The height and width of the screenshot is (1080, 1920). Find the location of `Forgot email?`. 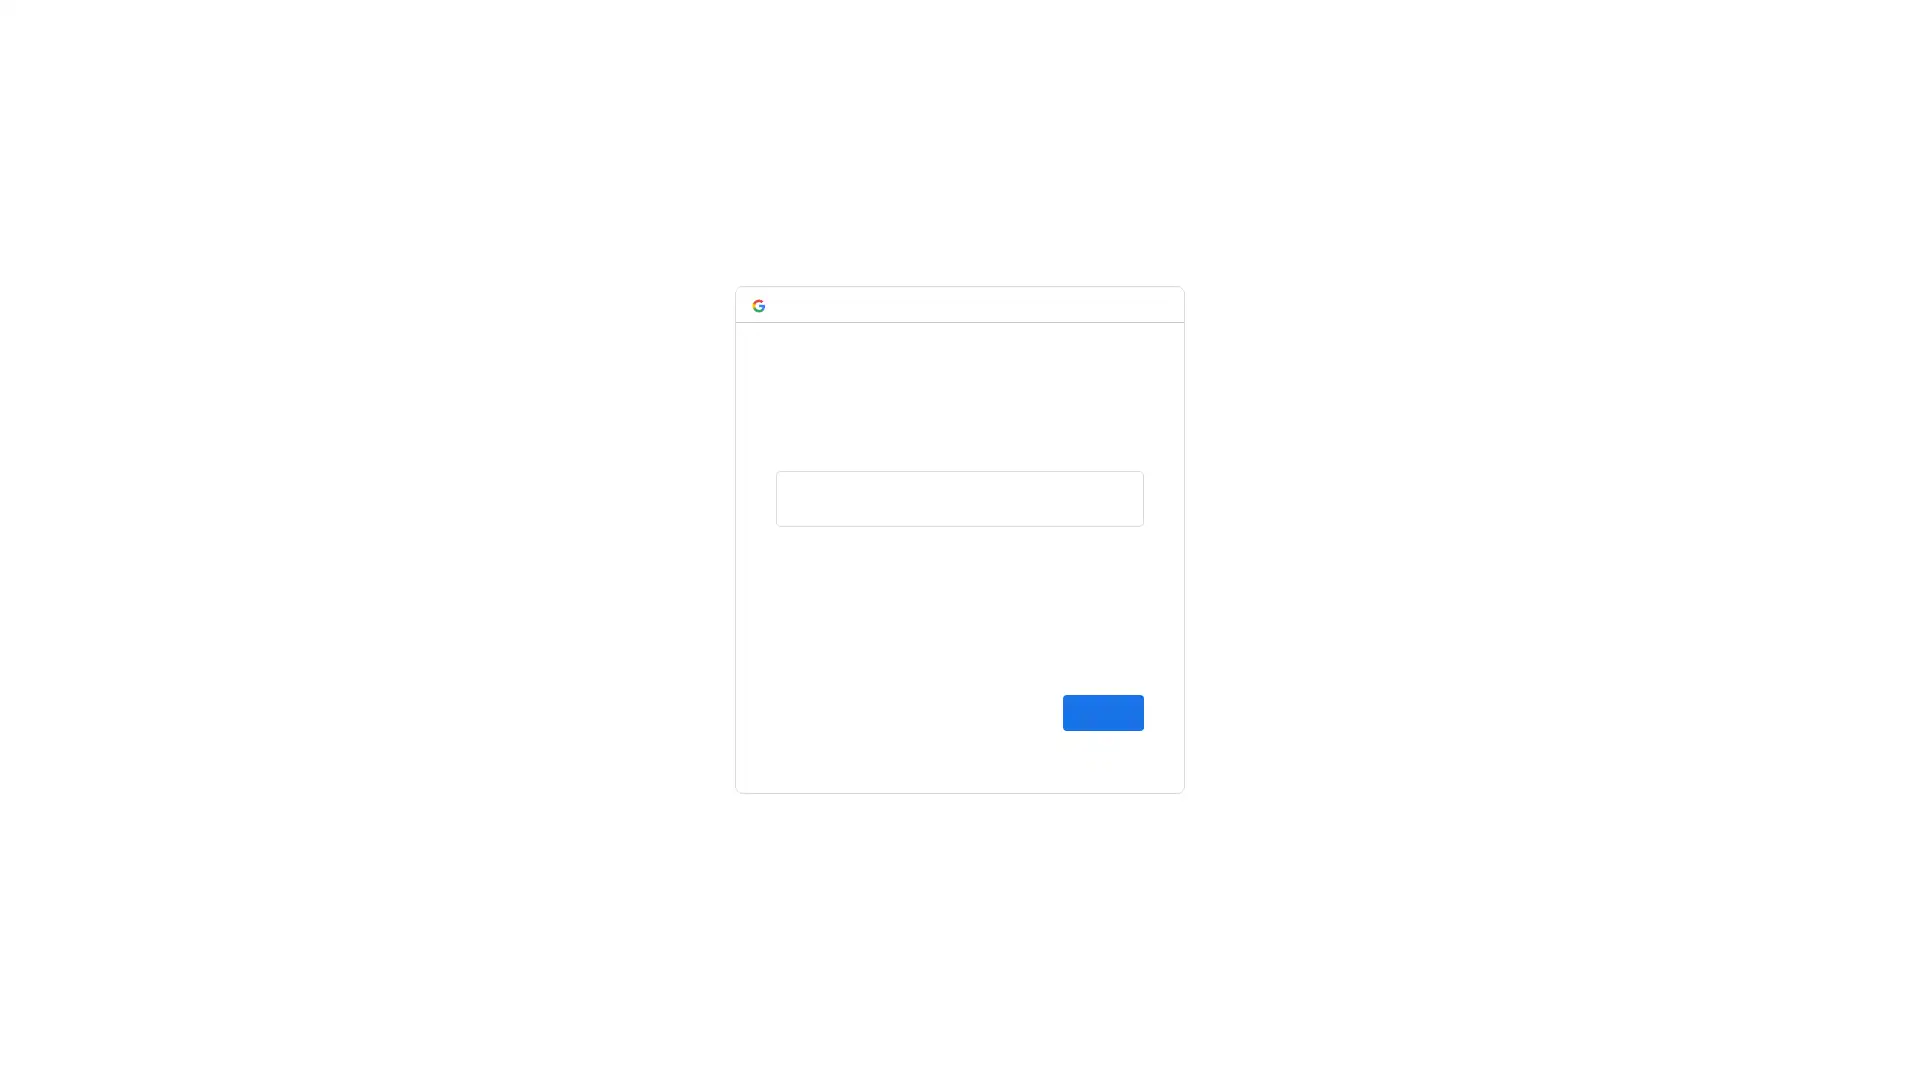

Forgot email? is located at coordinates (821, 546).